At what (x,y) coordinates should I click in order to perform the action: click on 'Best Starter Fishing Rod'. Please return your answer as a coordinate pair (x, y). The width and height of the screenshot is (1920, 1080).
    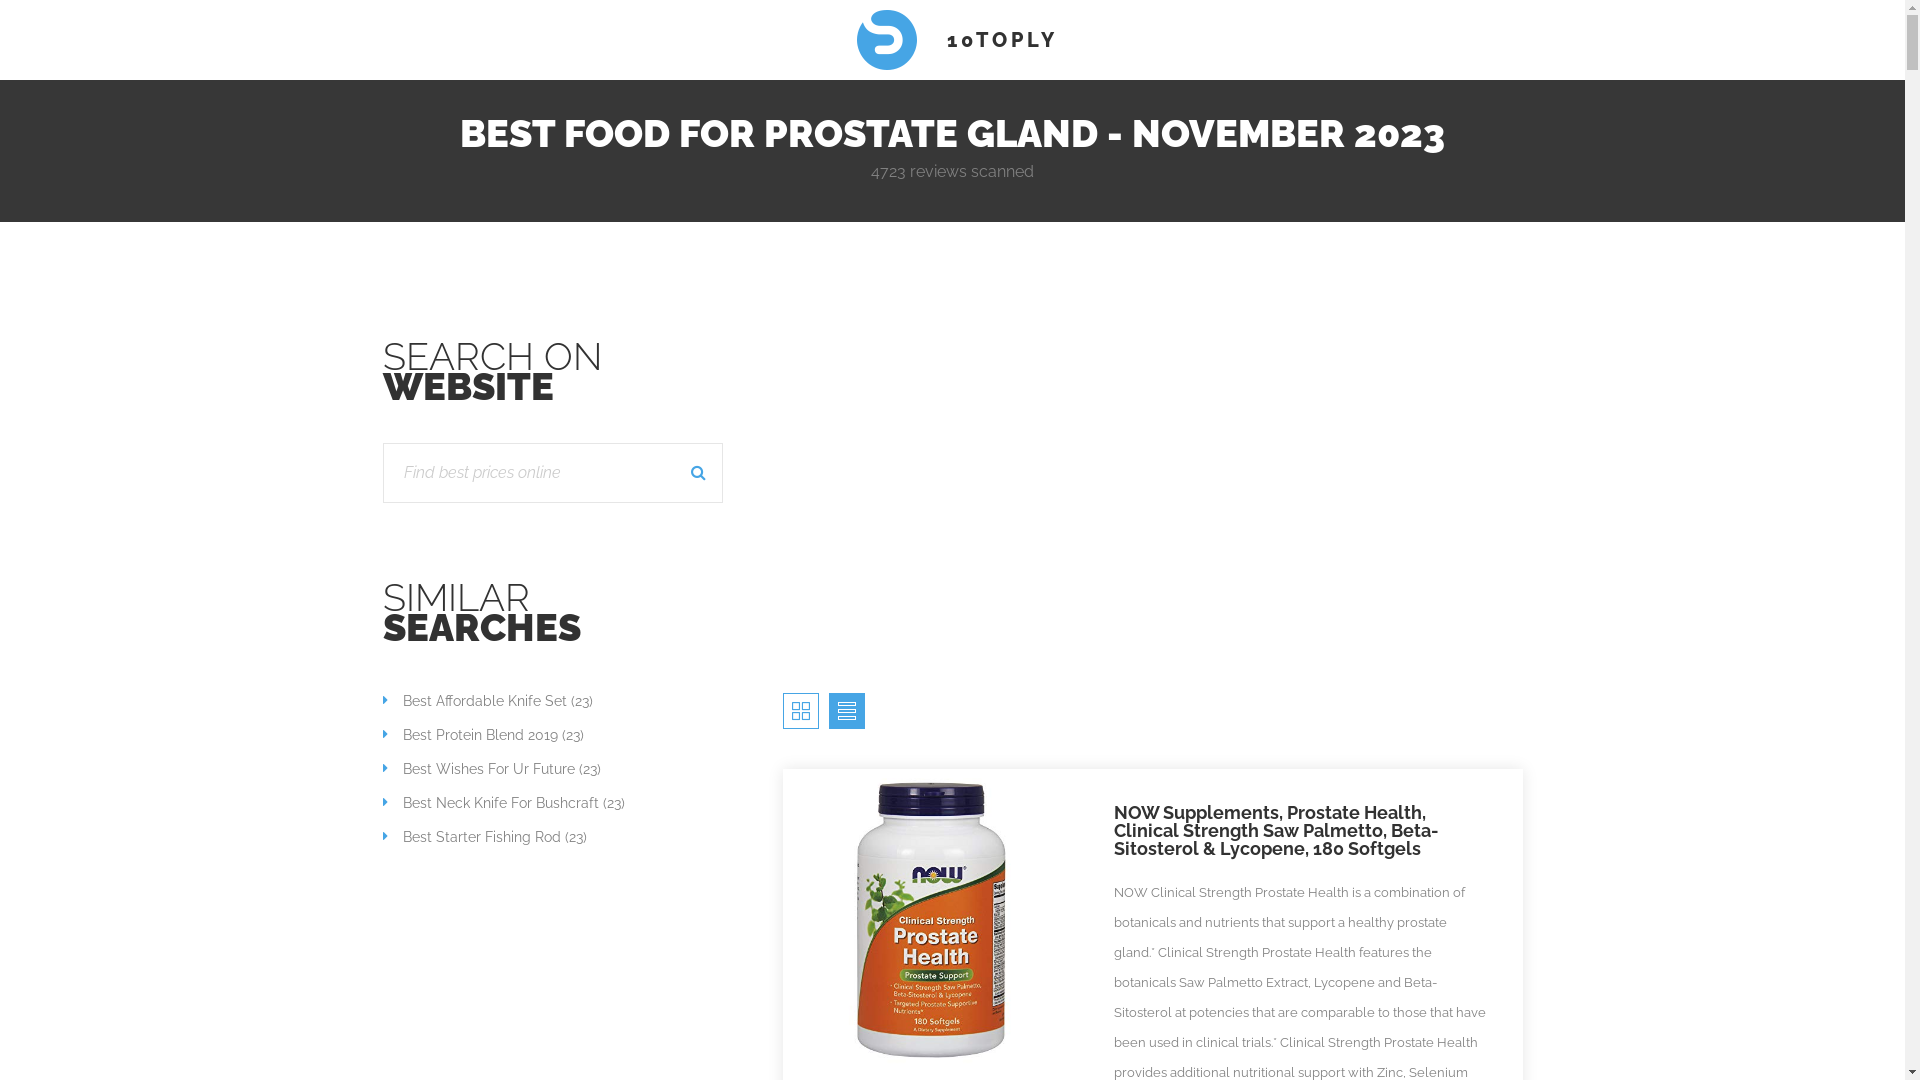
    Looking at the image, I should click on (469, 837).